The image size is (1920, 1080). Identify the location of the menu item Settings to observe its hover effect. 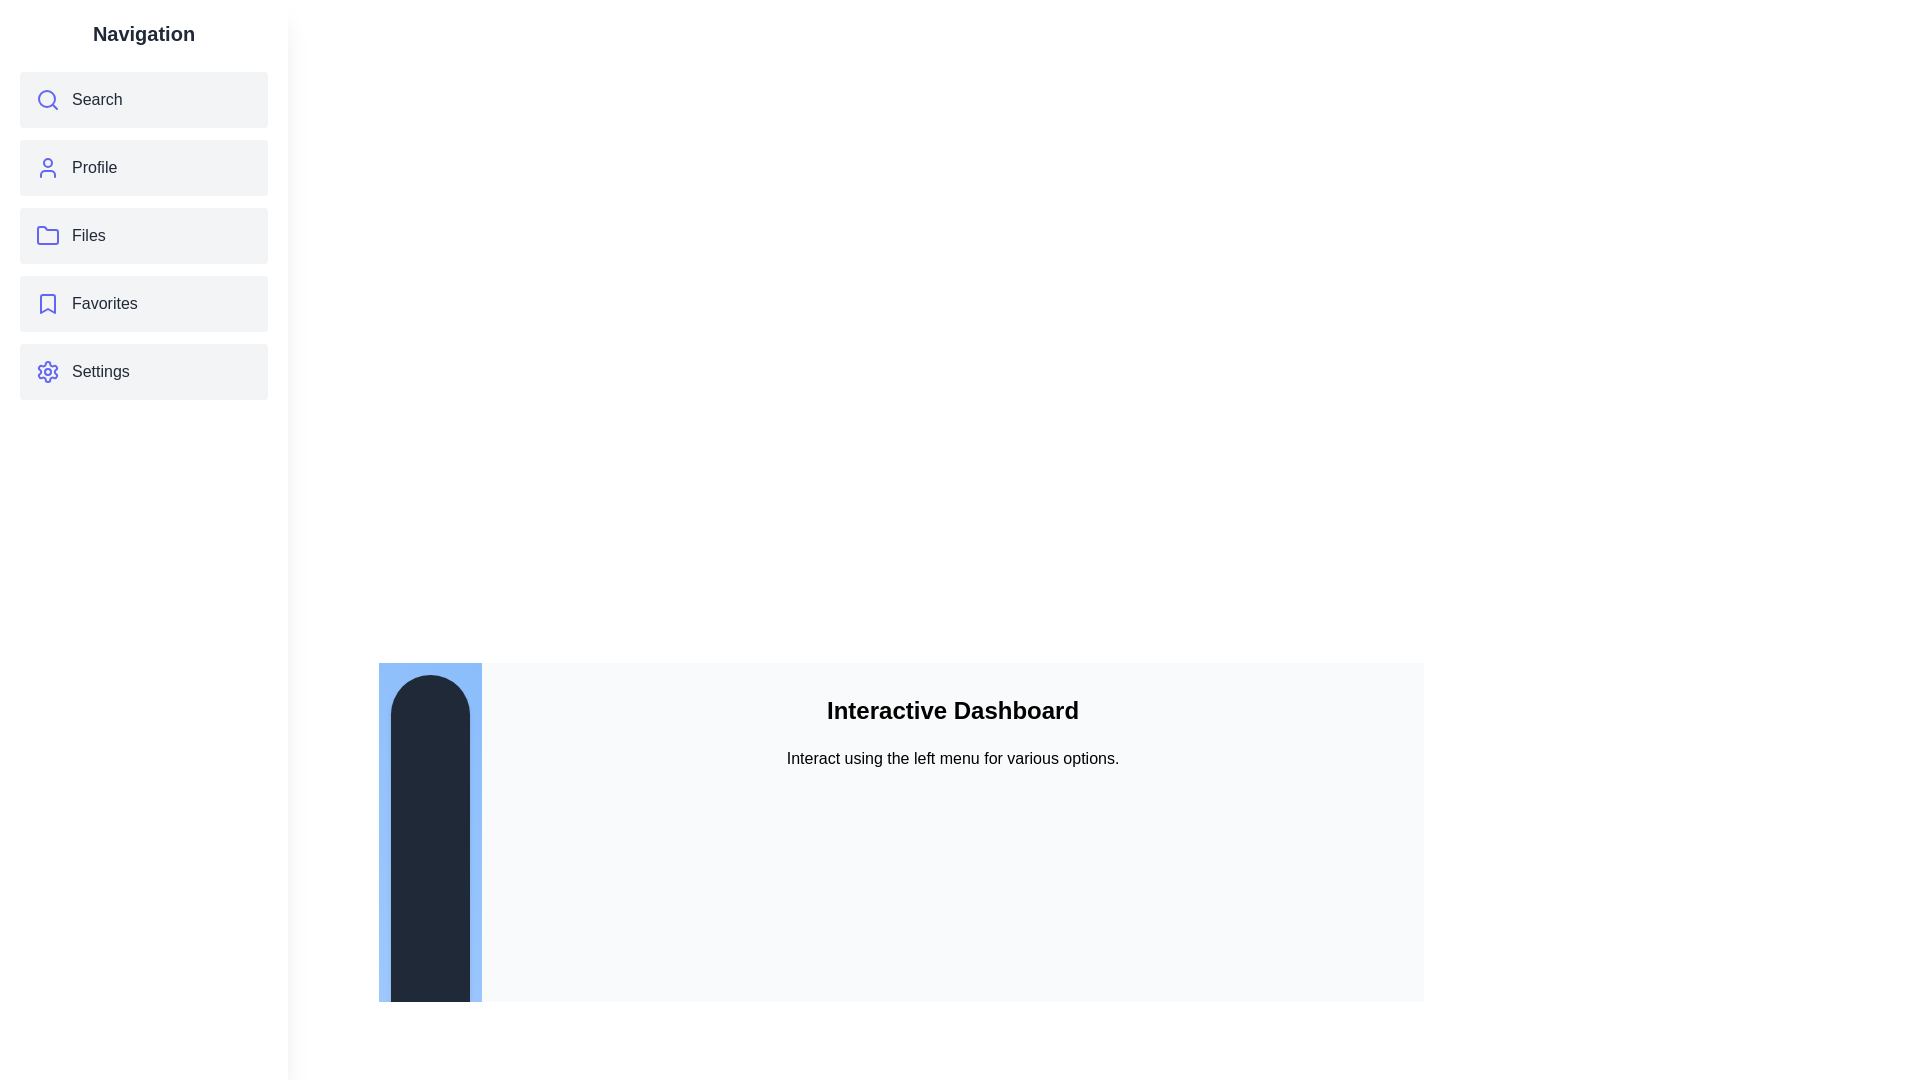
(143, 371).